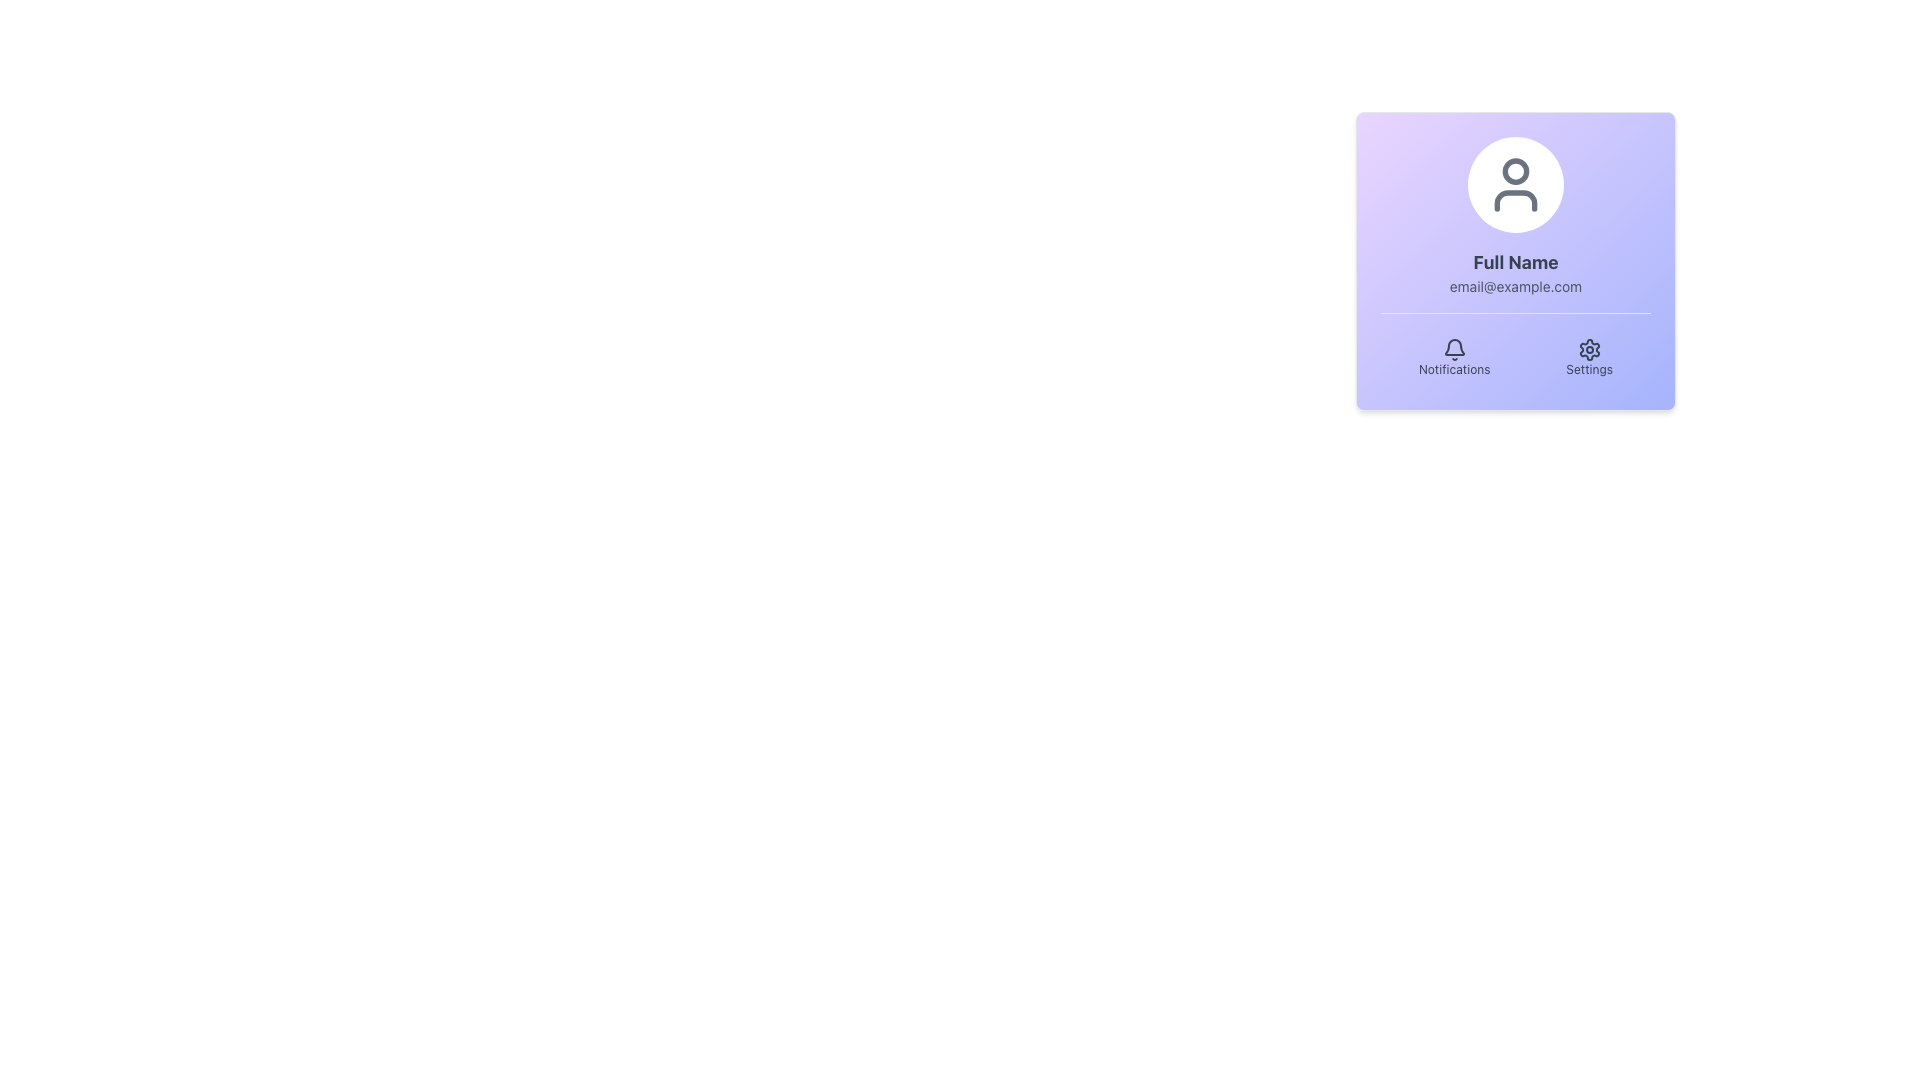 This screenshot has height=1080, width=1920. Describe the element at coordinates (1516, 185) in the screenshot. I see `the Circular Icon located above the text 'Full Name' and 'email@example.com', which serves as a visual representation for a user's avatar or profile picture` at that location.